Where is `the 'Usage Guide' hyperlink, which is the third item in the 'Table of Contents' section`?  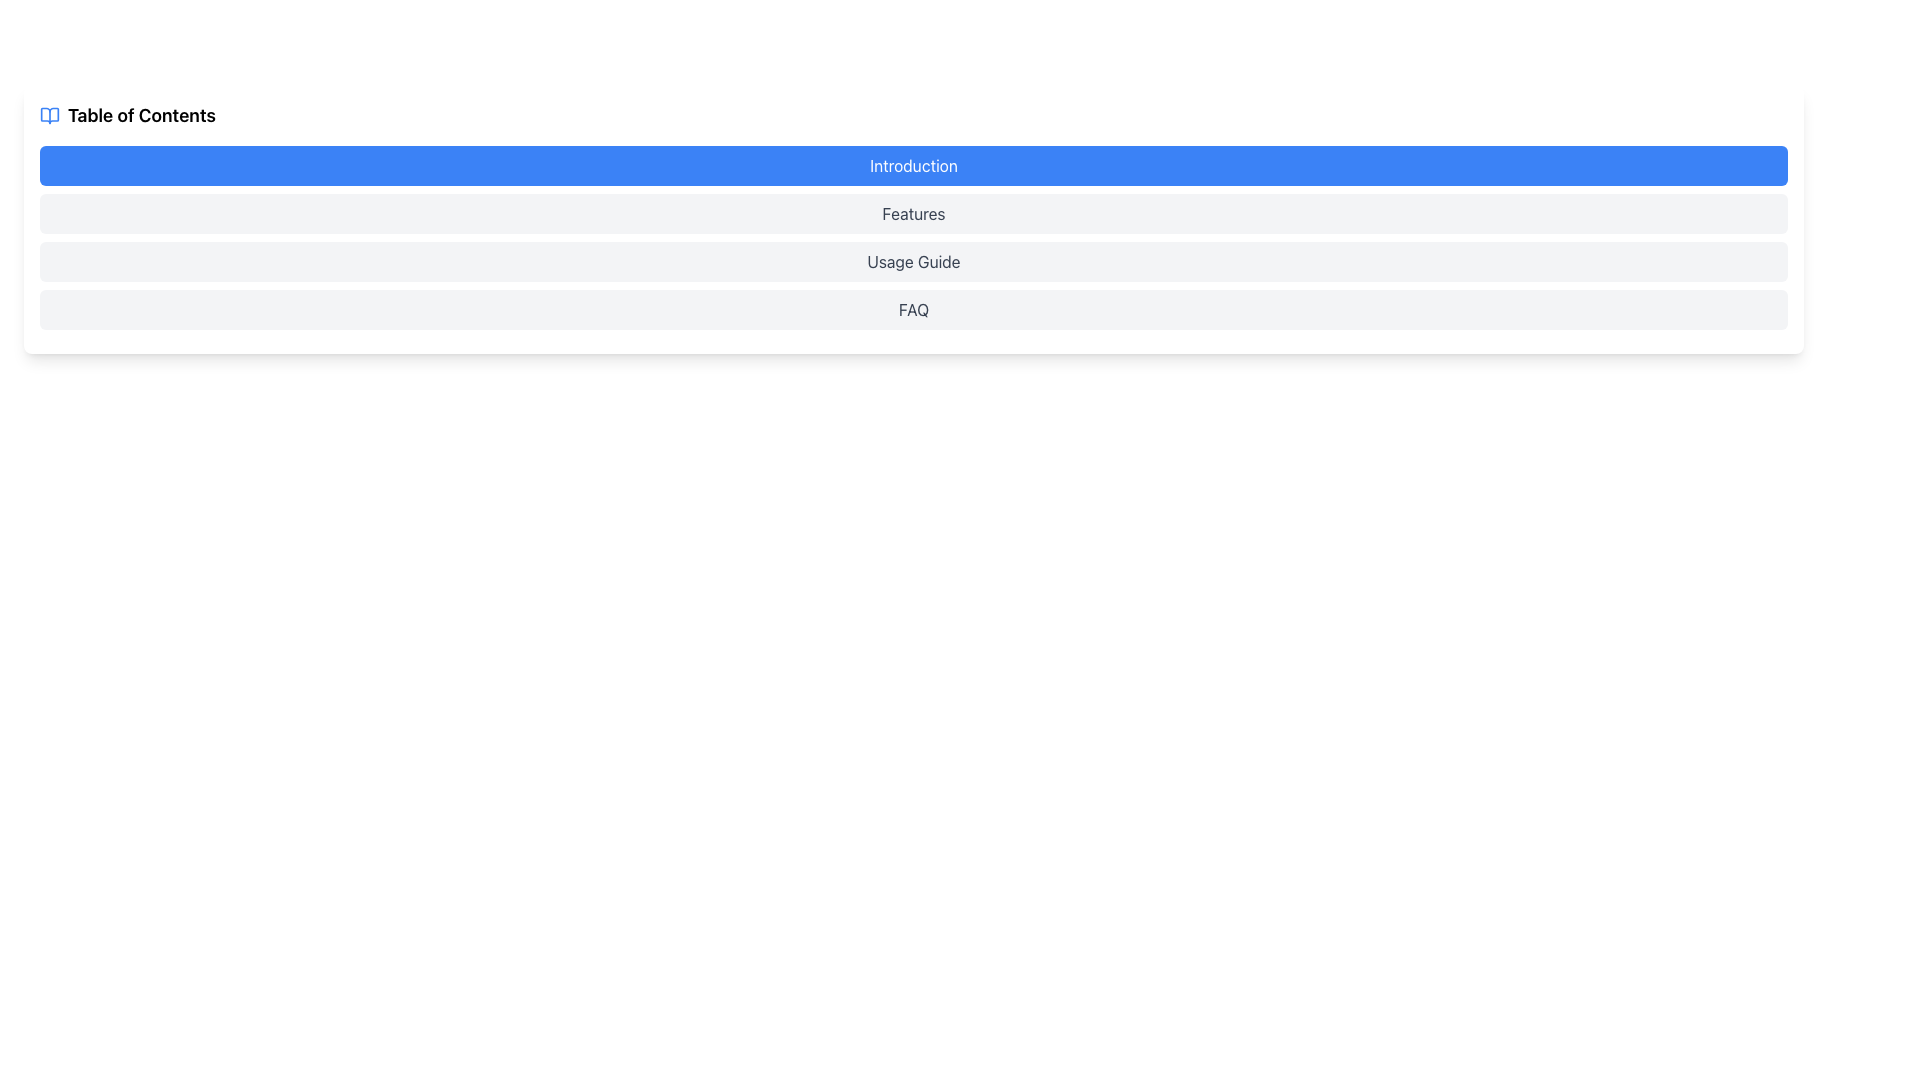 the 'Usage Guide' hyperlink, which is the third item in the 'Table of Contents' section is located at coordinates (912, 261).